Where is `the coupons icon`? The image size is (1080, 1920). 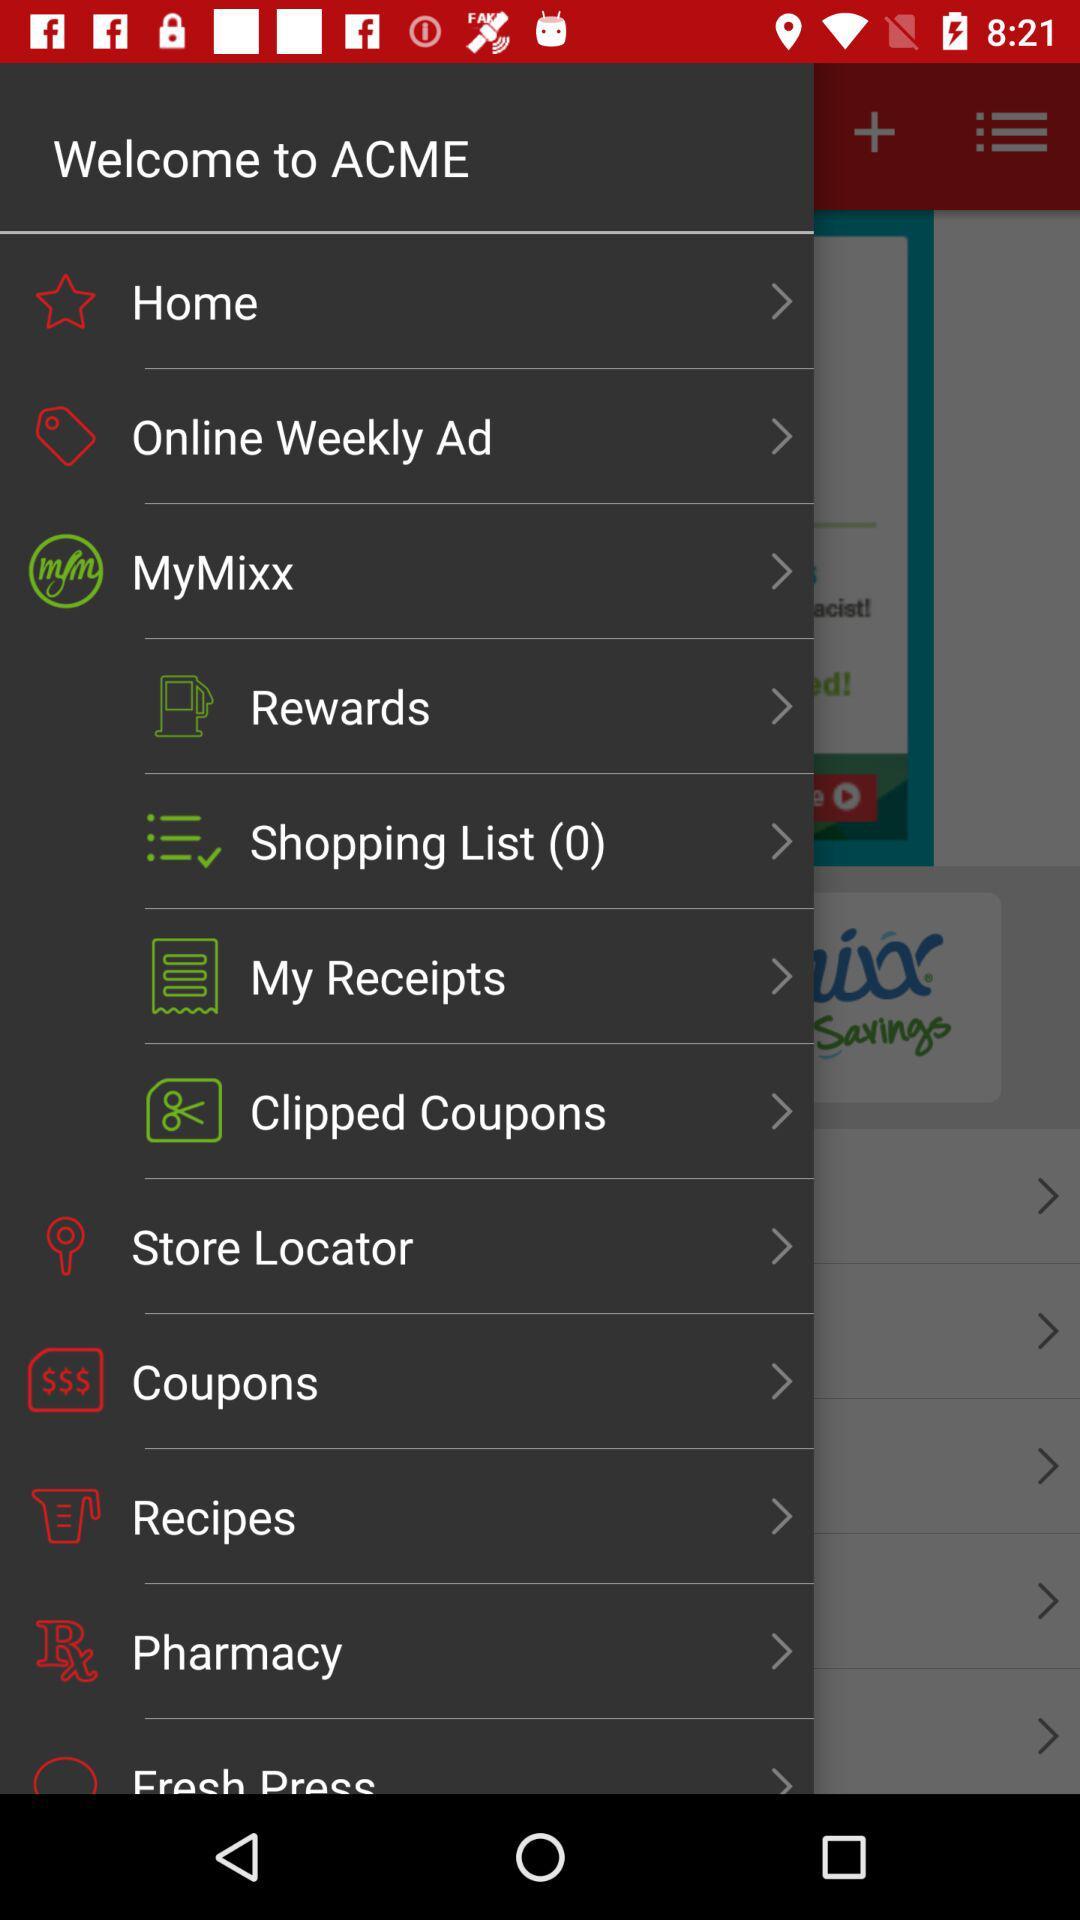 the coupons icon is located at coordinates (64, 1380).